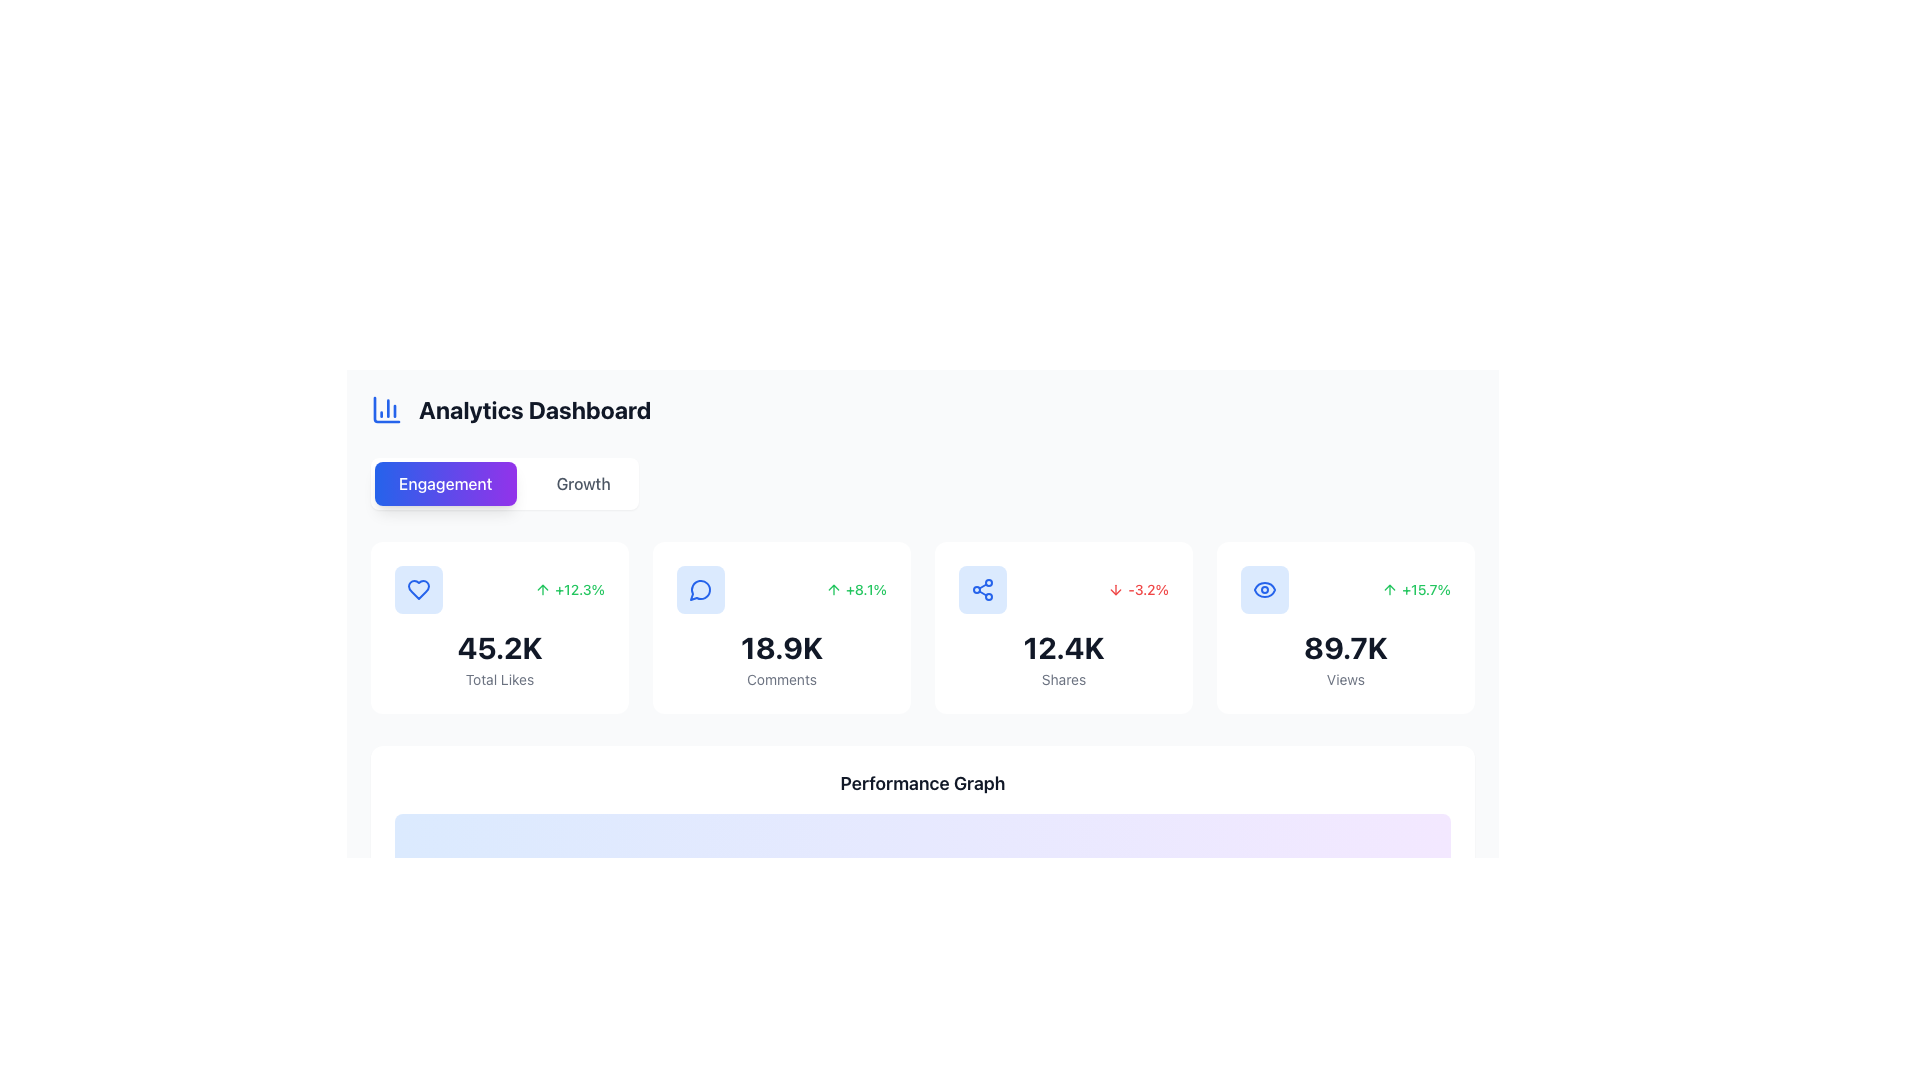  What do you see at coordinates (1345, 648) in the screenshot?
I see `the text label displaying the number of views in the analytics dashboard, which is the fourth card from the left under the 'Engagement' section` at bounding box center [1345, 648].